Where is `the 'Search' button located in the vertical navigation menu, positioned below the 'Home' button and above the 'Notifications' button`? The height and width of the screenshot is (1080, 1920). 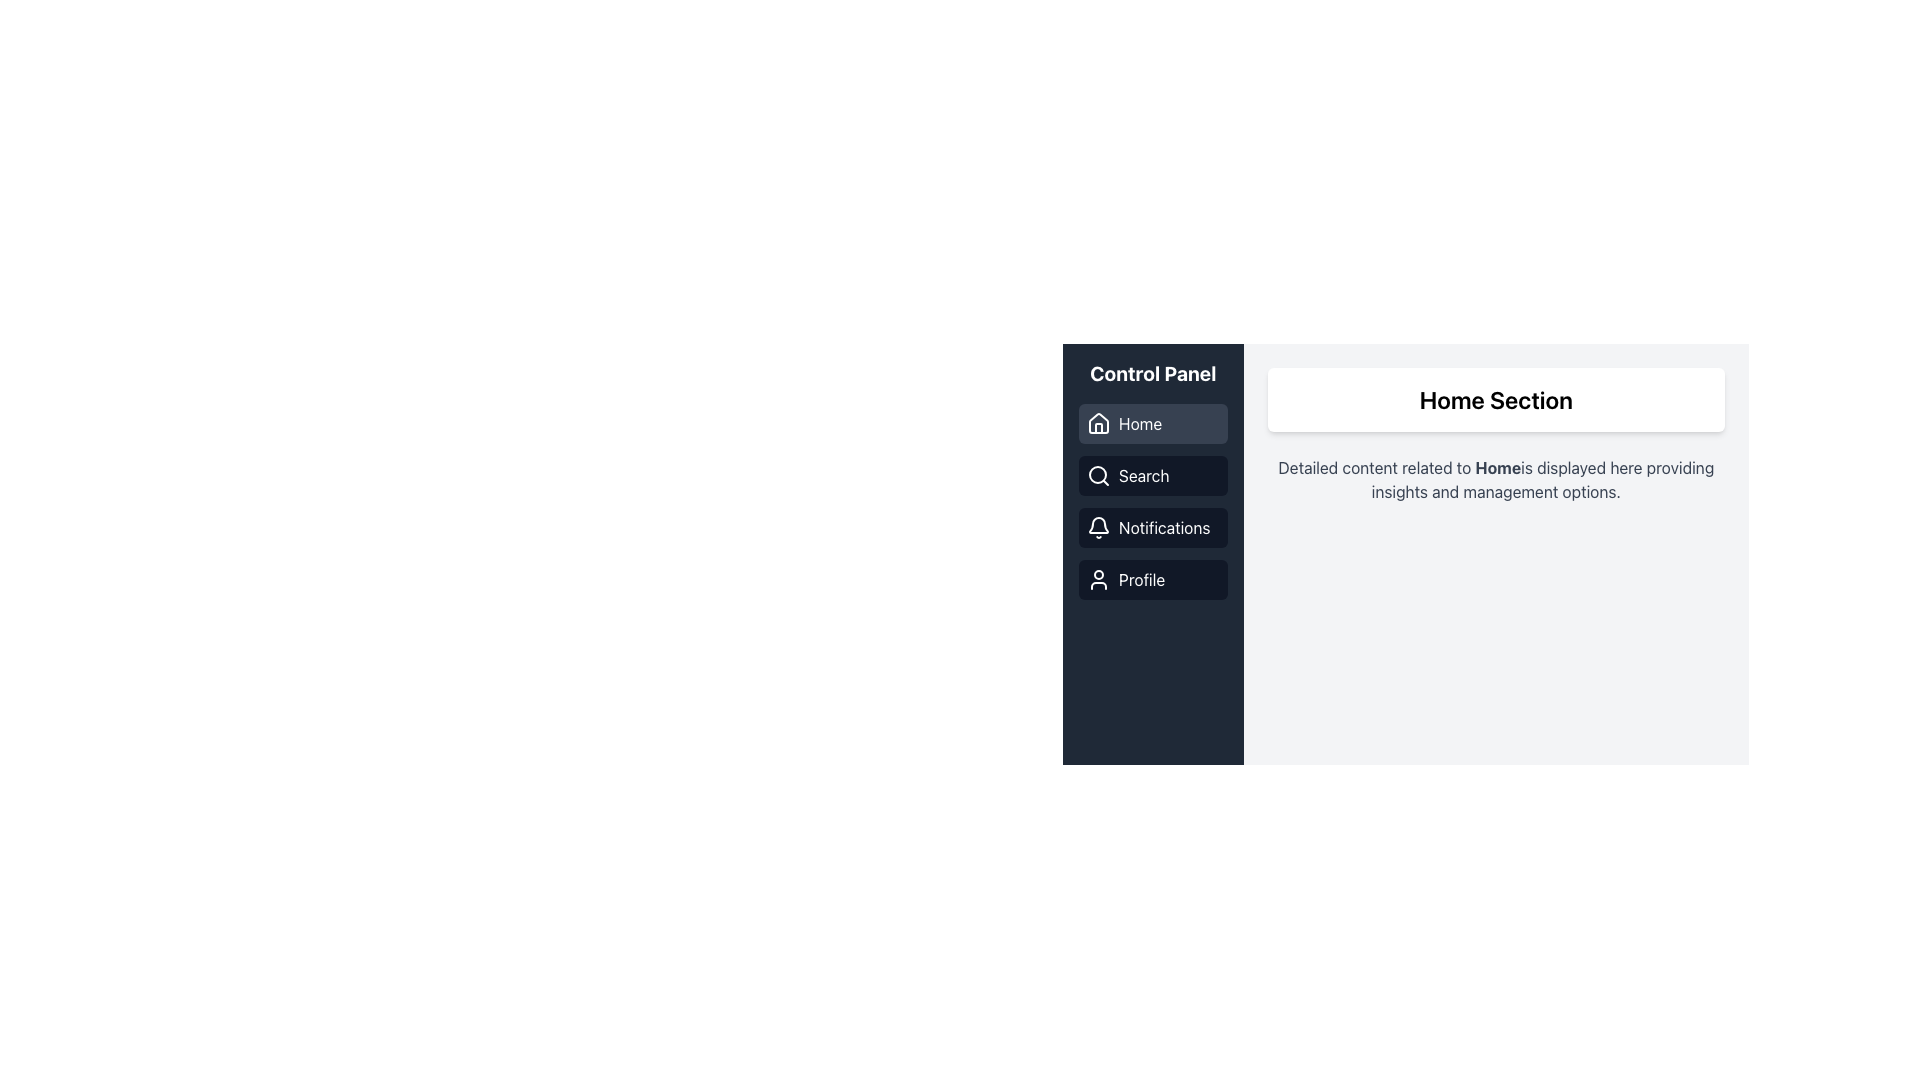 the 'Search' button located in the vertical navigation menu, positioned below the 'Home' button and above the 'Notifications' button is located at coordinates (1153, 475).